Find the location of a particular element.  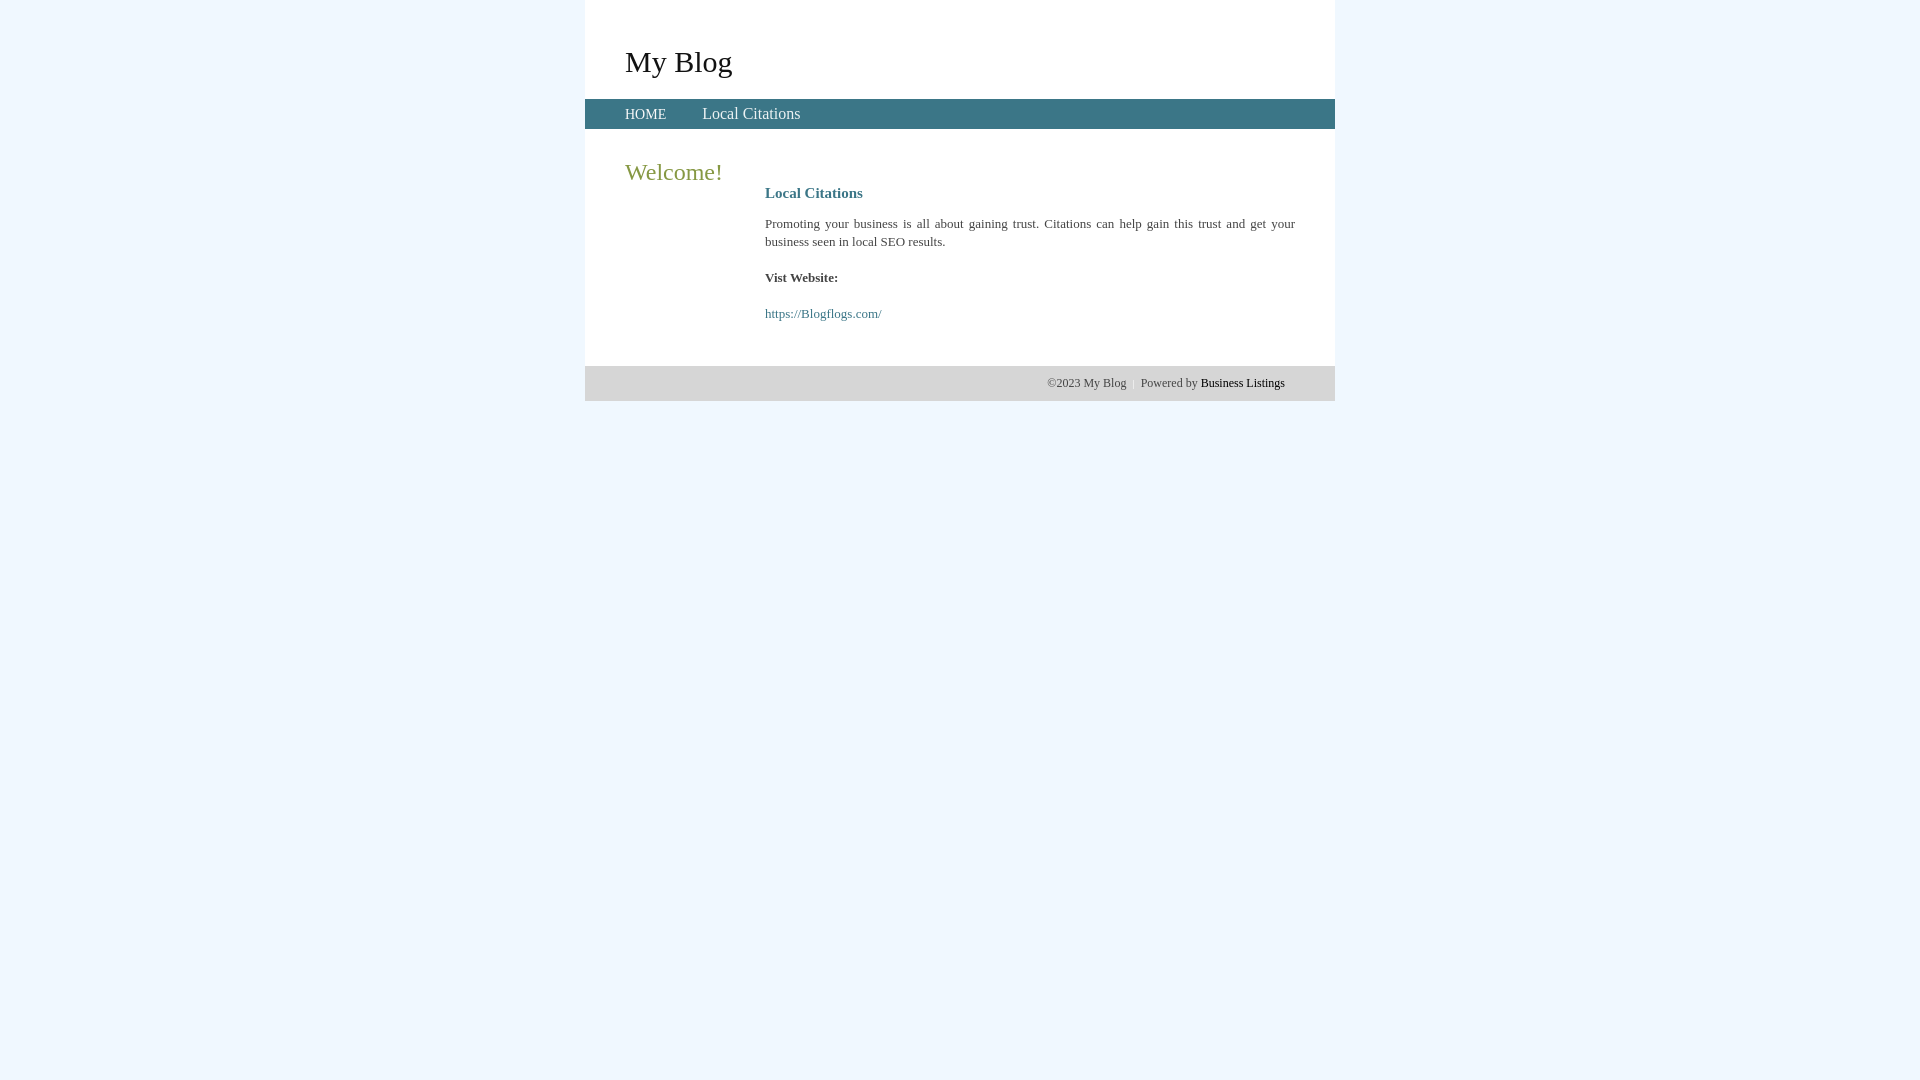

'My Blog' is located at coordinates (678, 60).